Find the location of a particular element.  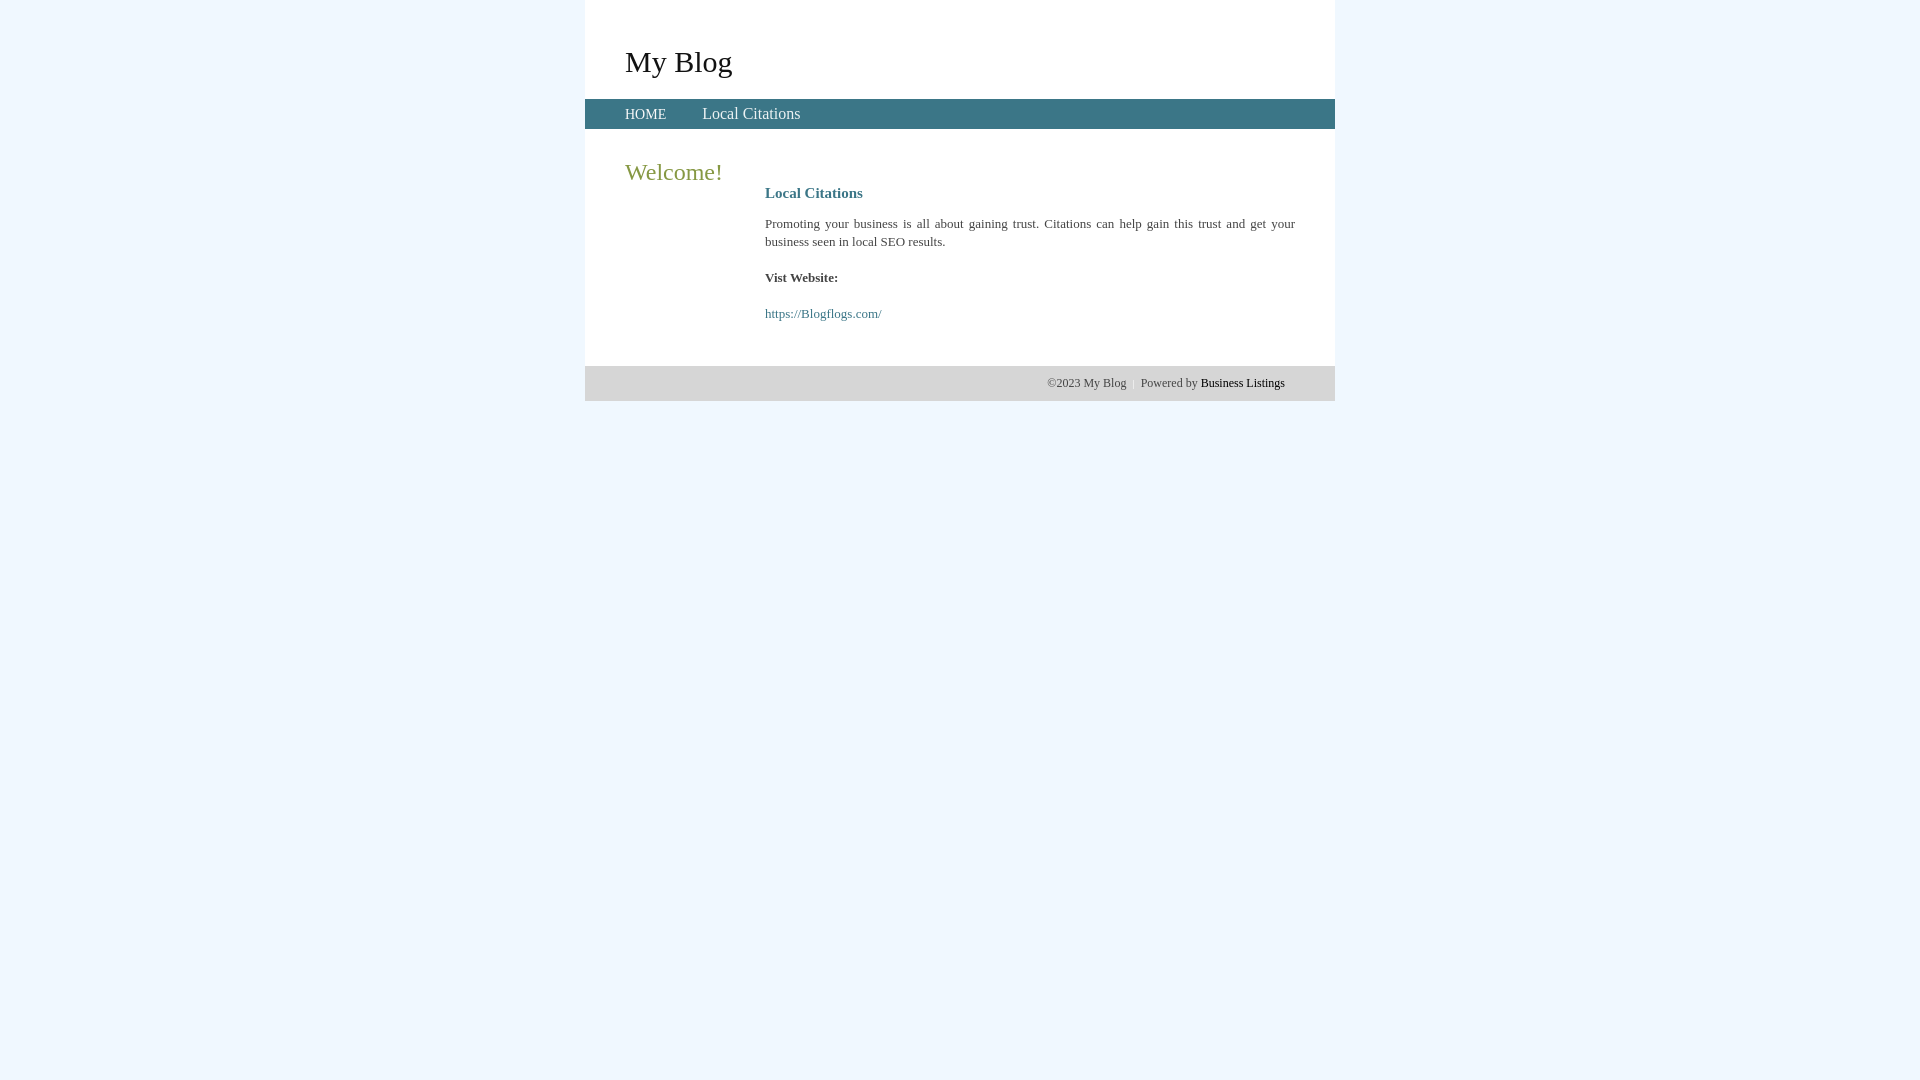

'My Blog' is located at coordinates (678, 60).